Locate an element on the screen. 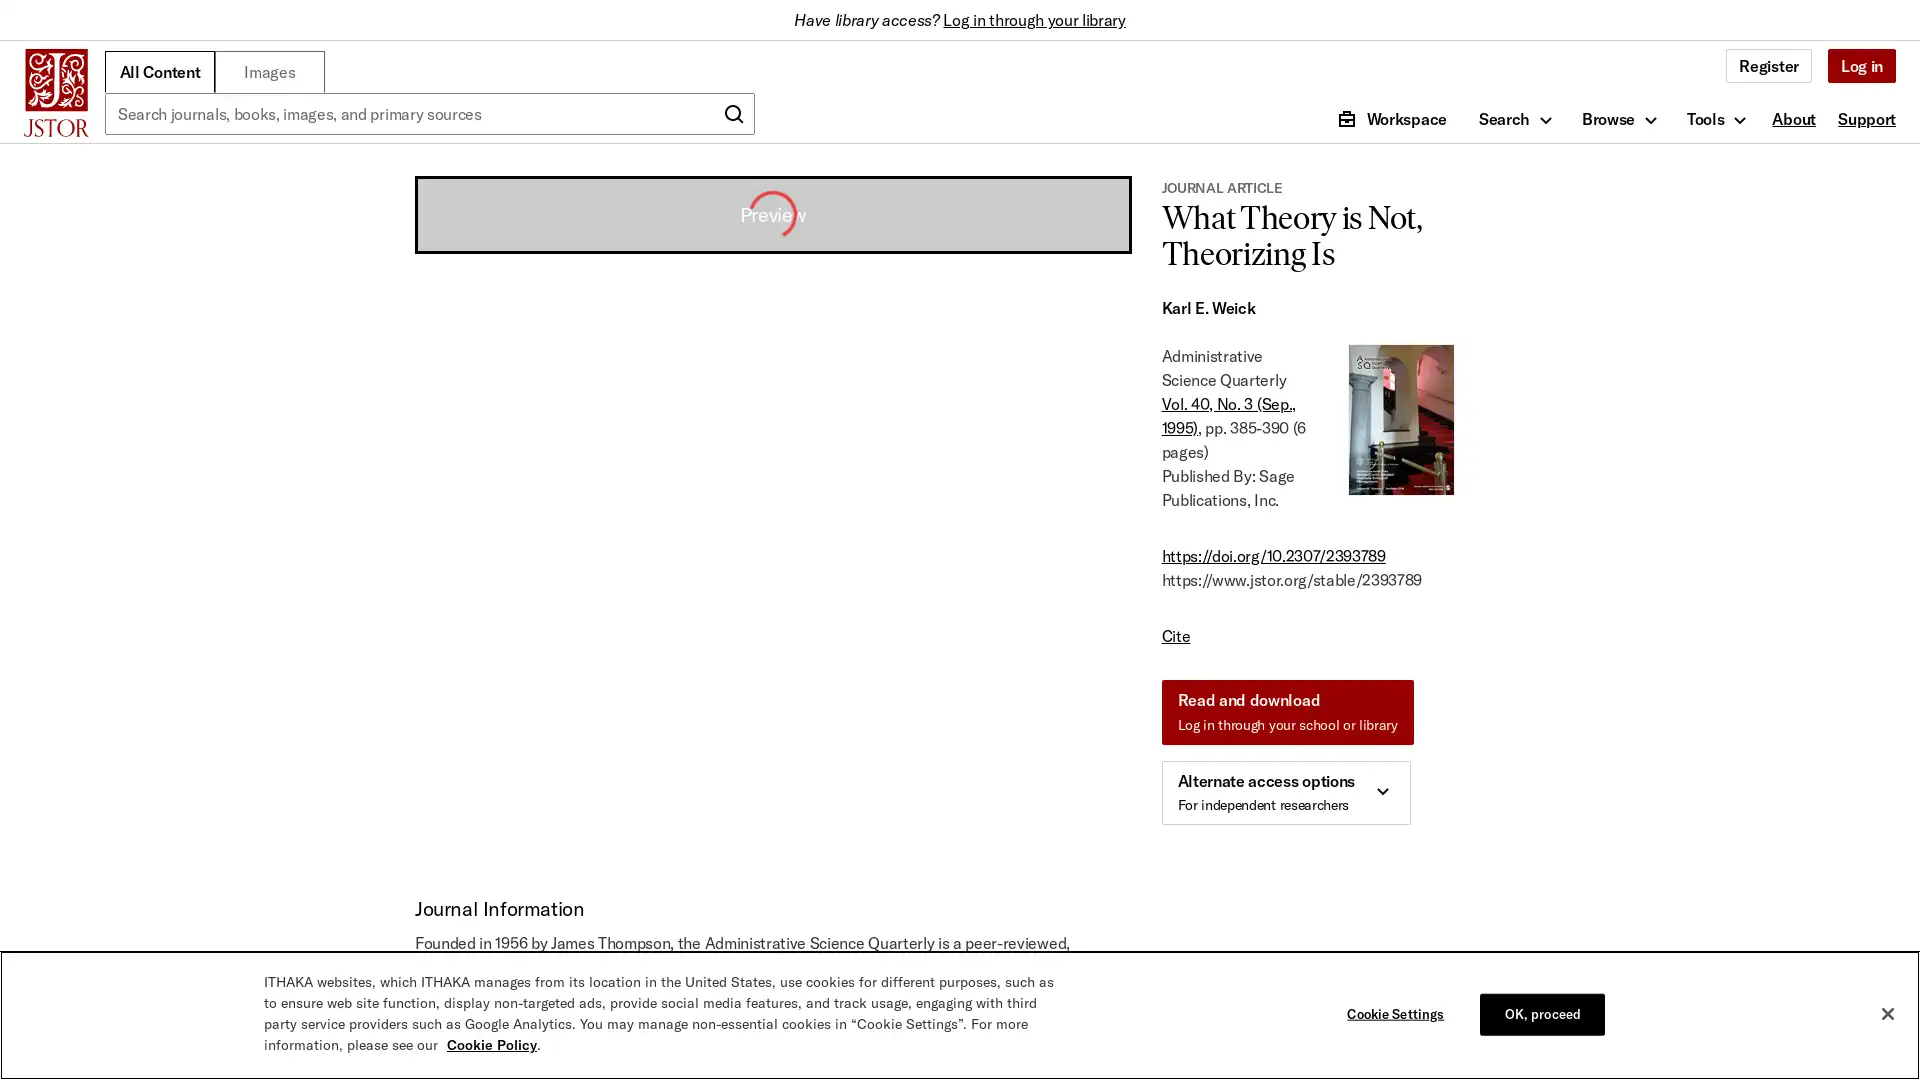  Alternate access options For independent researchers is located at coordinates (1285, 792).